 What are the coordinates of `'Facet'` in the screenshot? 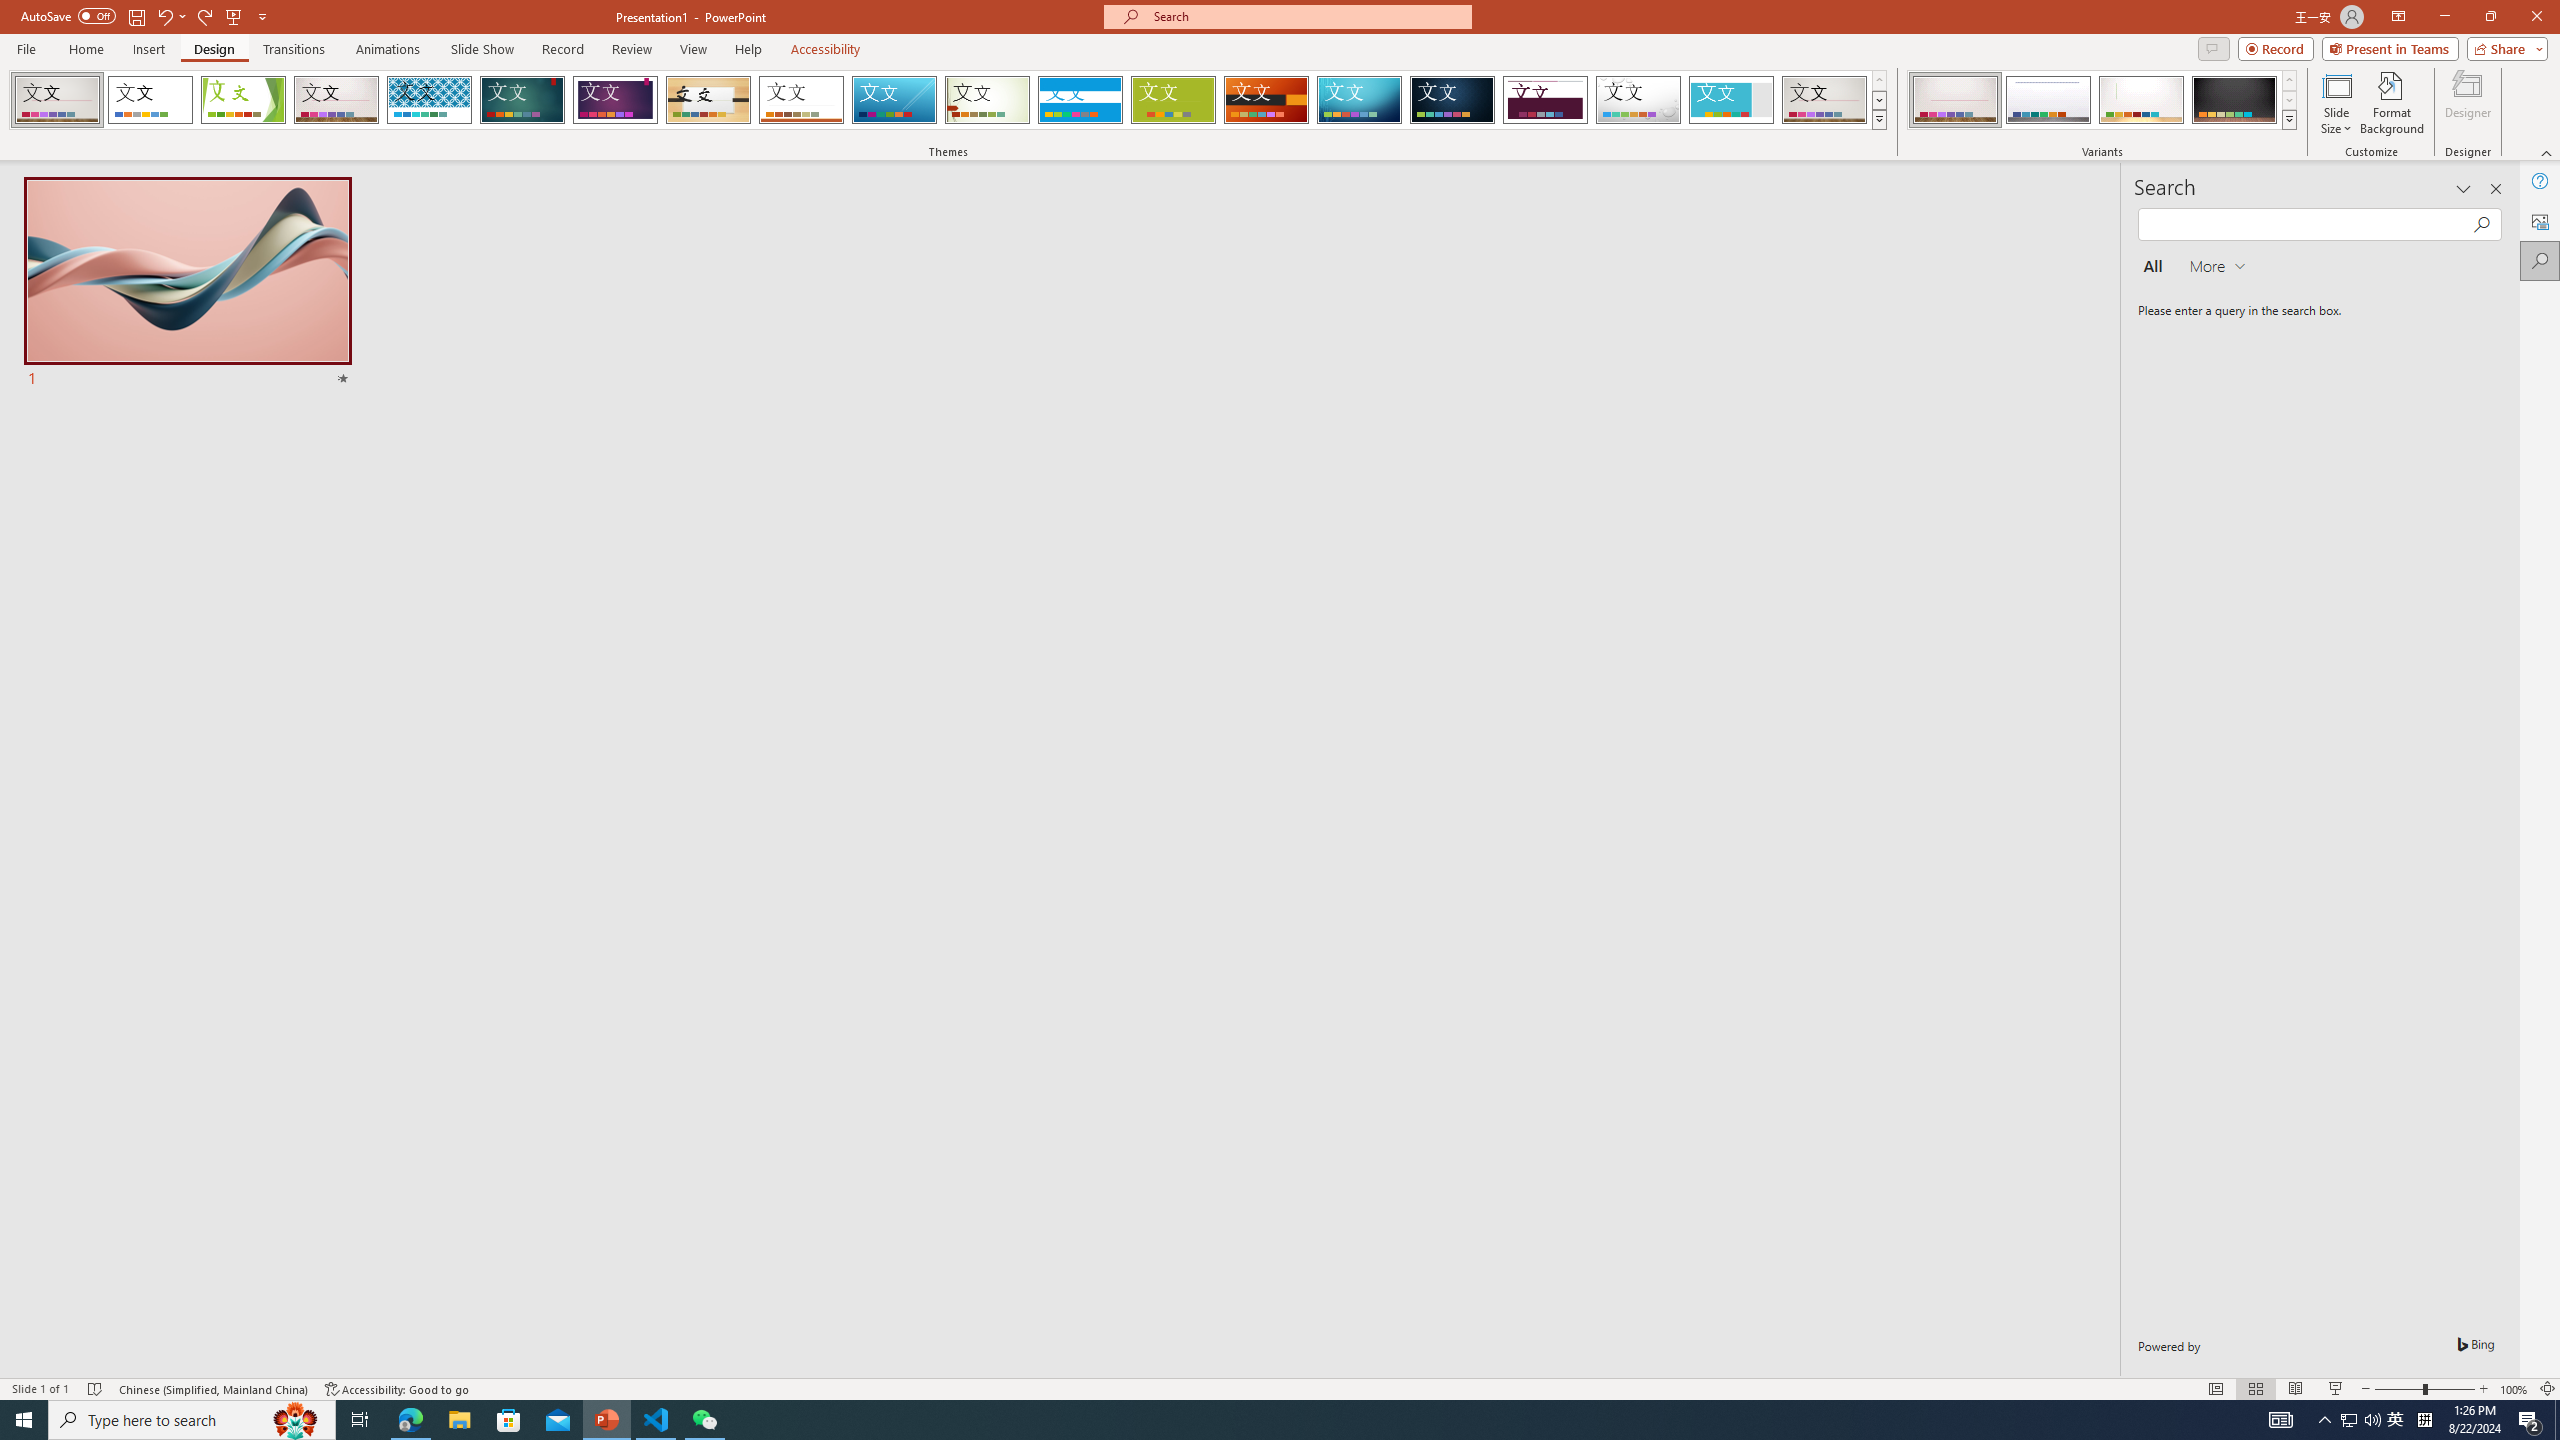 It's located at (242, 99).